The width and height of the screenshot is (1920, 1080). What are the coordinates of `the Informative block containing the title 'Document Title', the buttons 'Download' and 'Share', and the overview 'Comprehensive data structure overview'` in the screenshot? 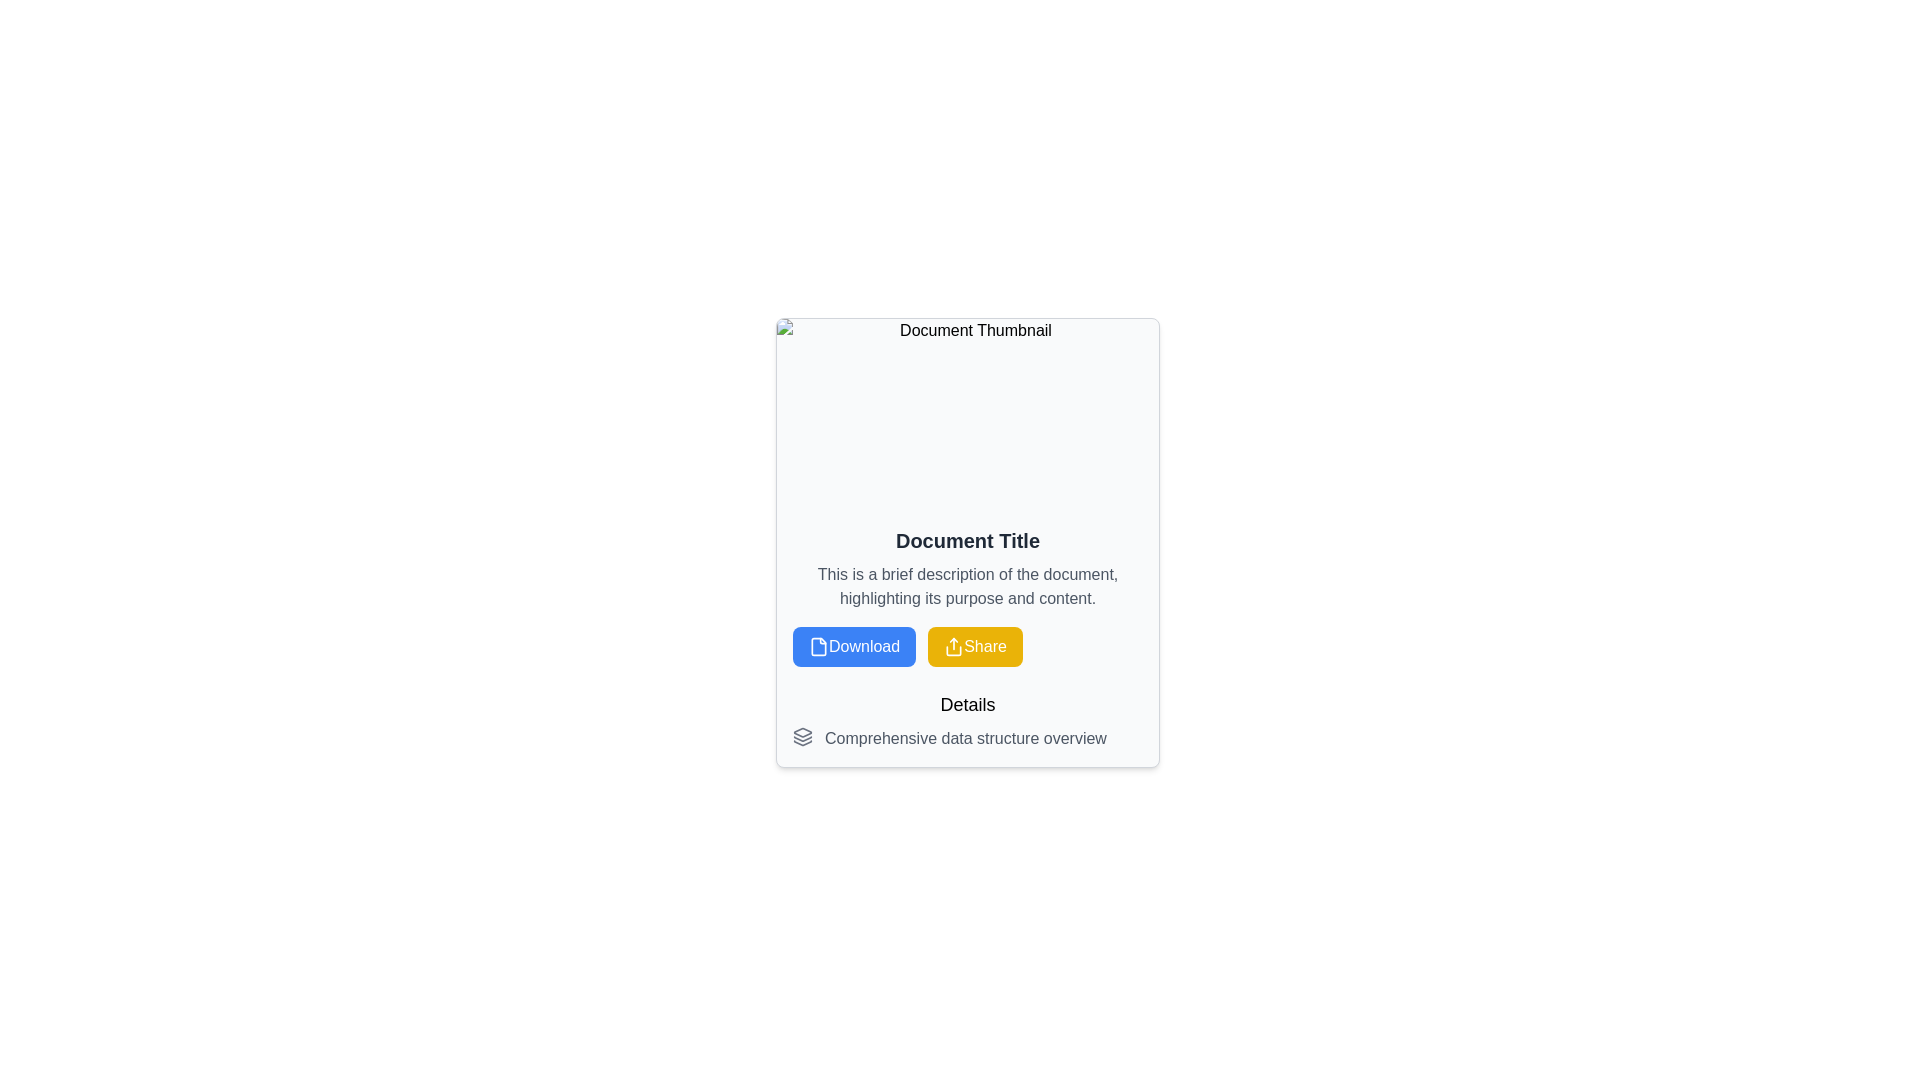 It's located at (968, 639).